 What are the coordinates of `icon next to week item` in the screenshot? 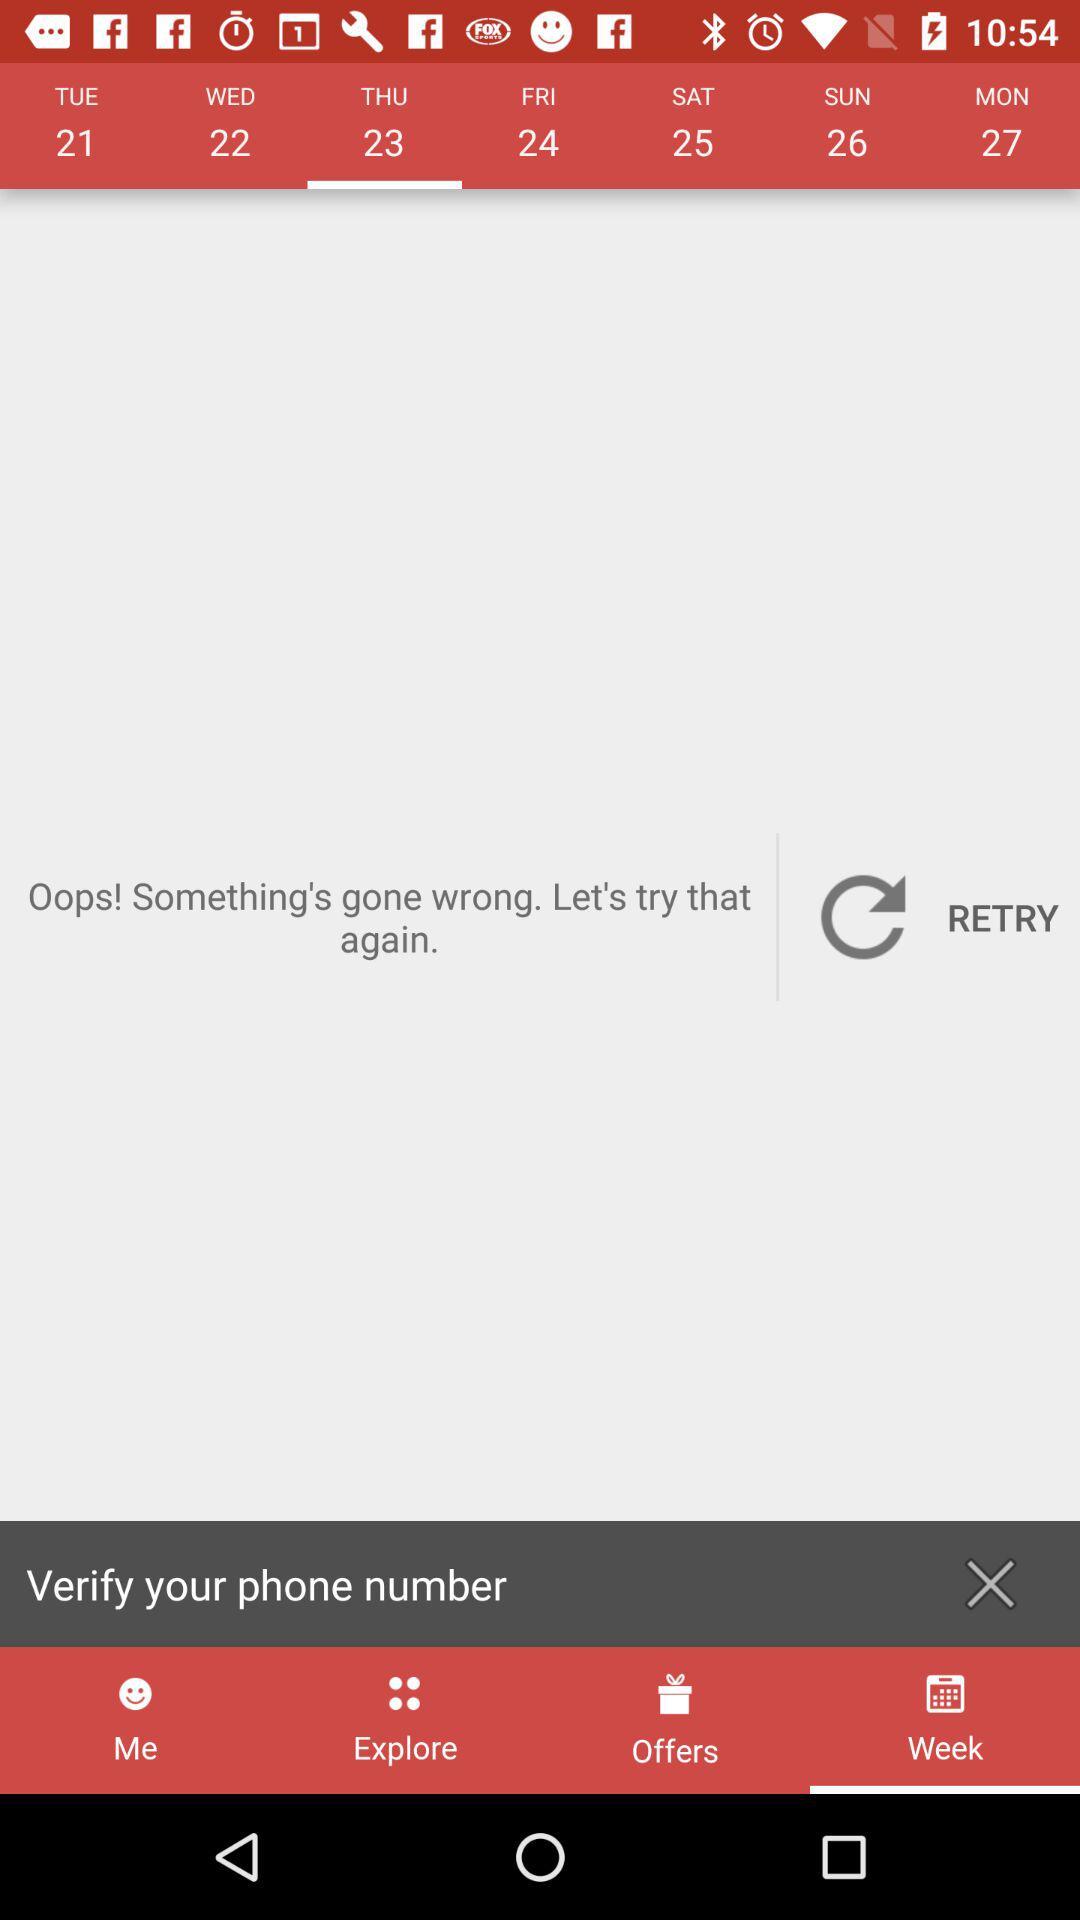 It's located at (675, 1719).